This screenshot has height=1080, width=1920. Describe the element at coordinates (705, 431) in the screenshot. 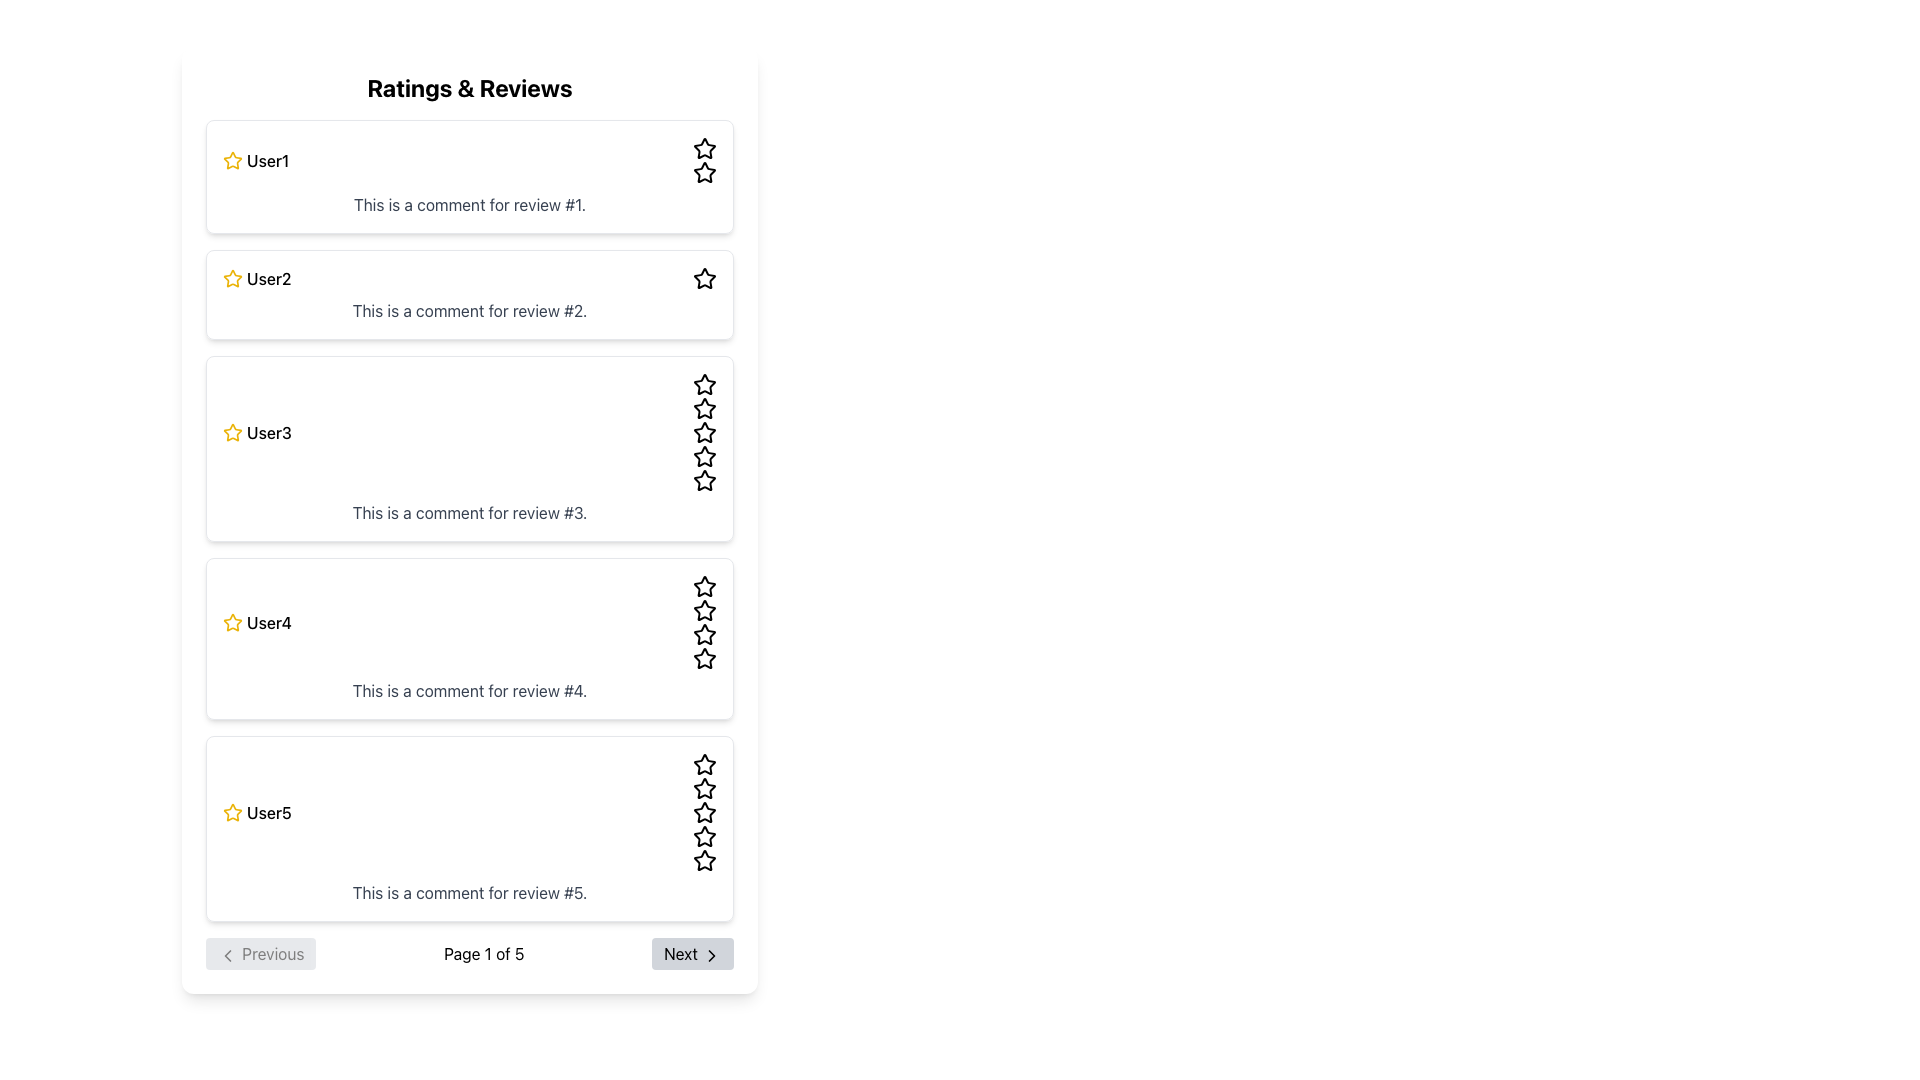

I see `the third star icon in the rating component associated with 'User3'` at that location.